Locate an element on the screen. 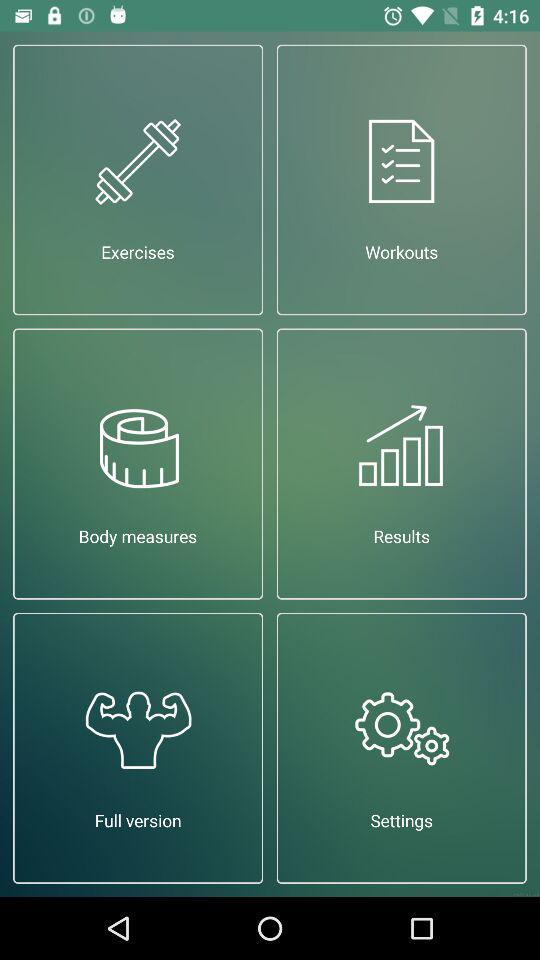  the item to the right of full version icon is located at coordinates (401, 747).